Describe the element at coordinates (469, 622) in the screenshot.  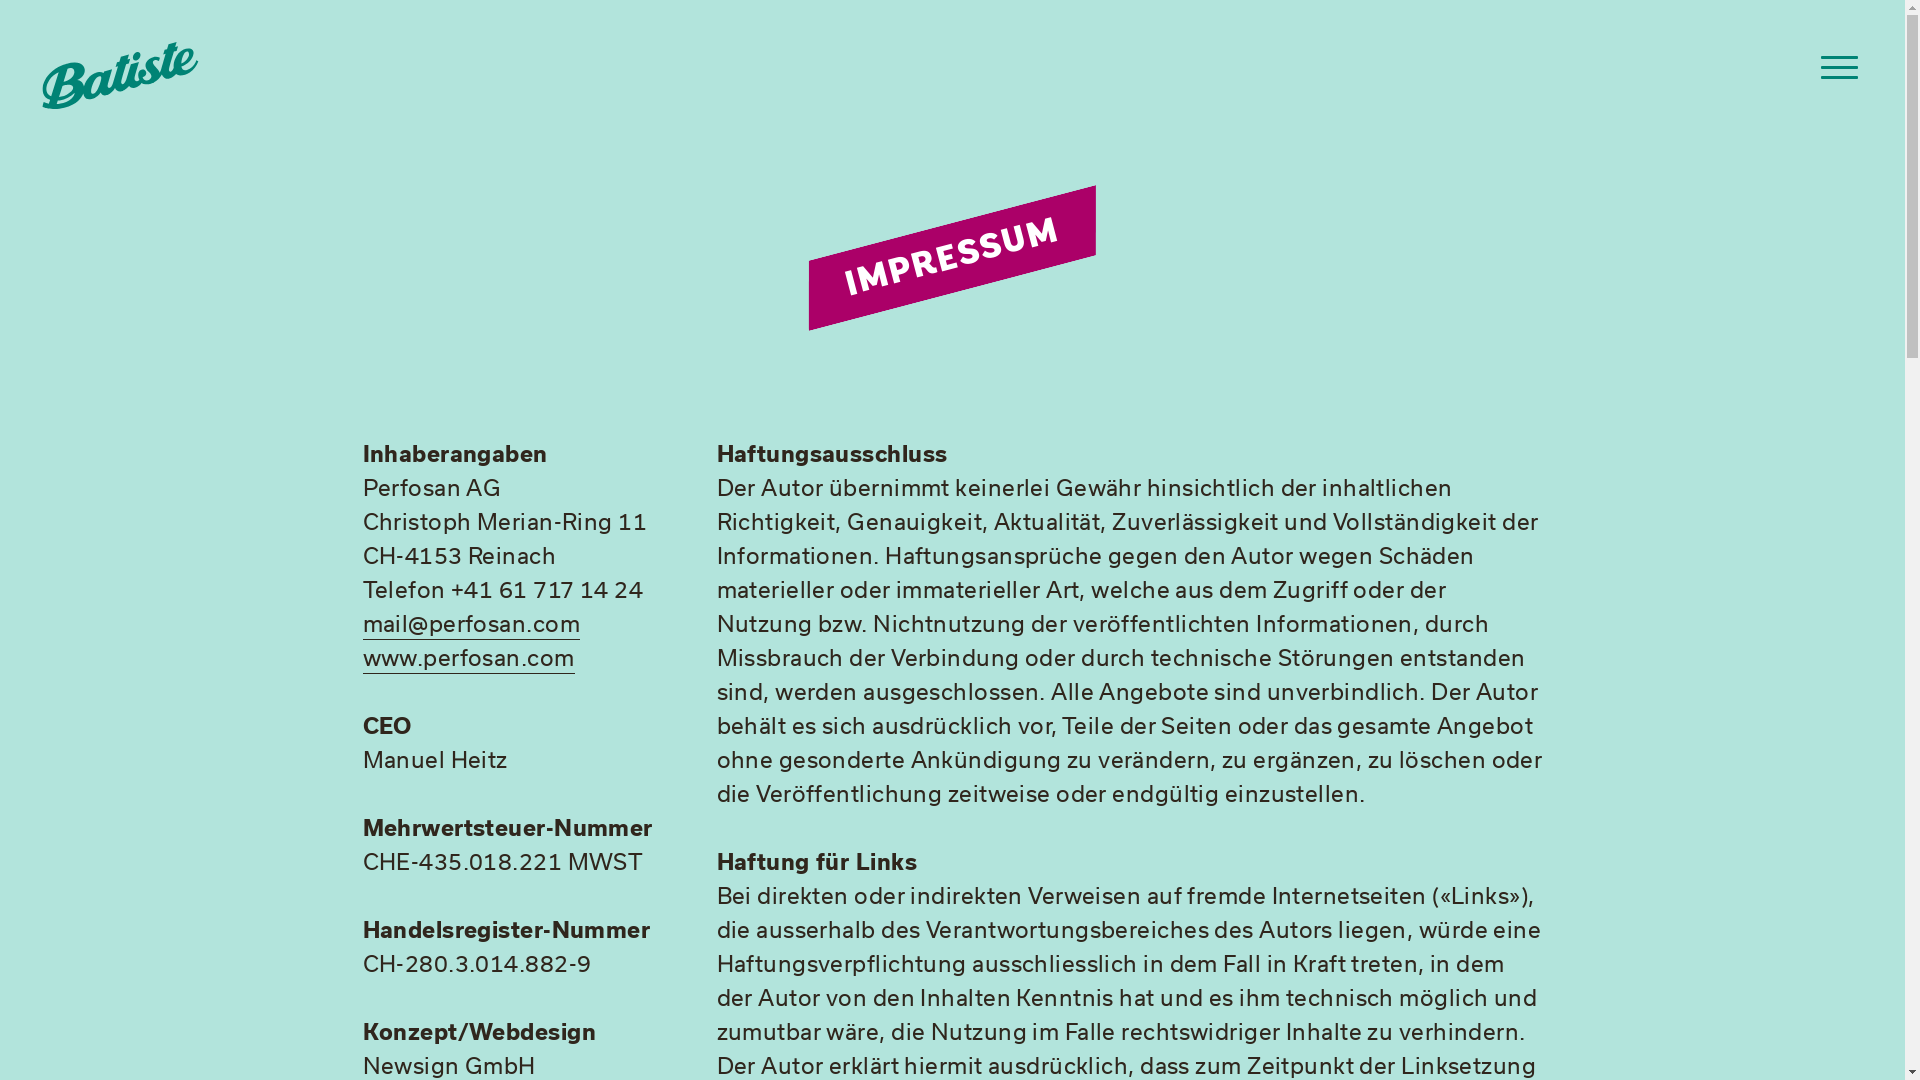
I see `'mail@perfosan.com'` at that location.